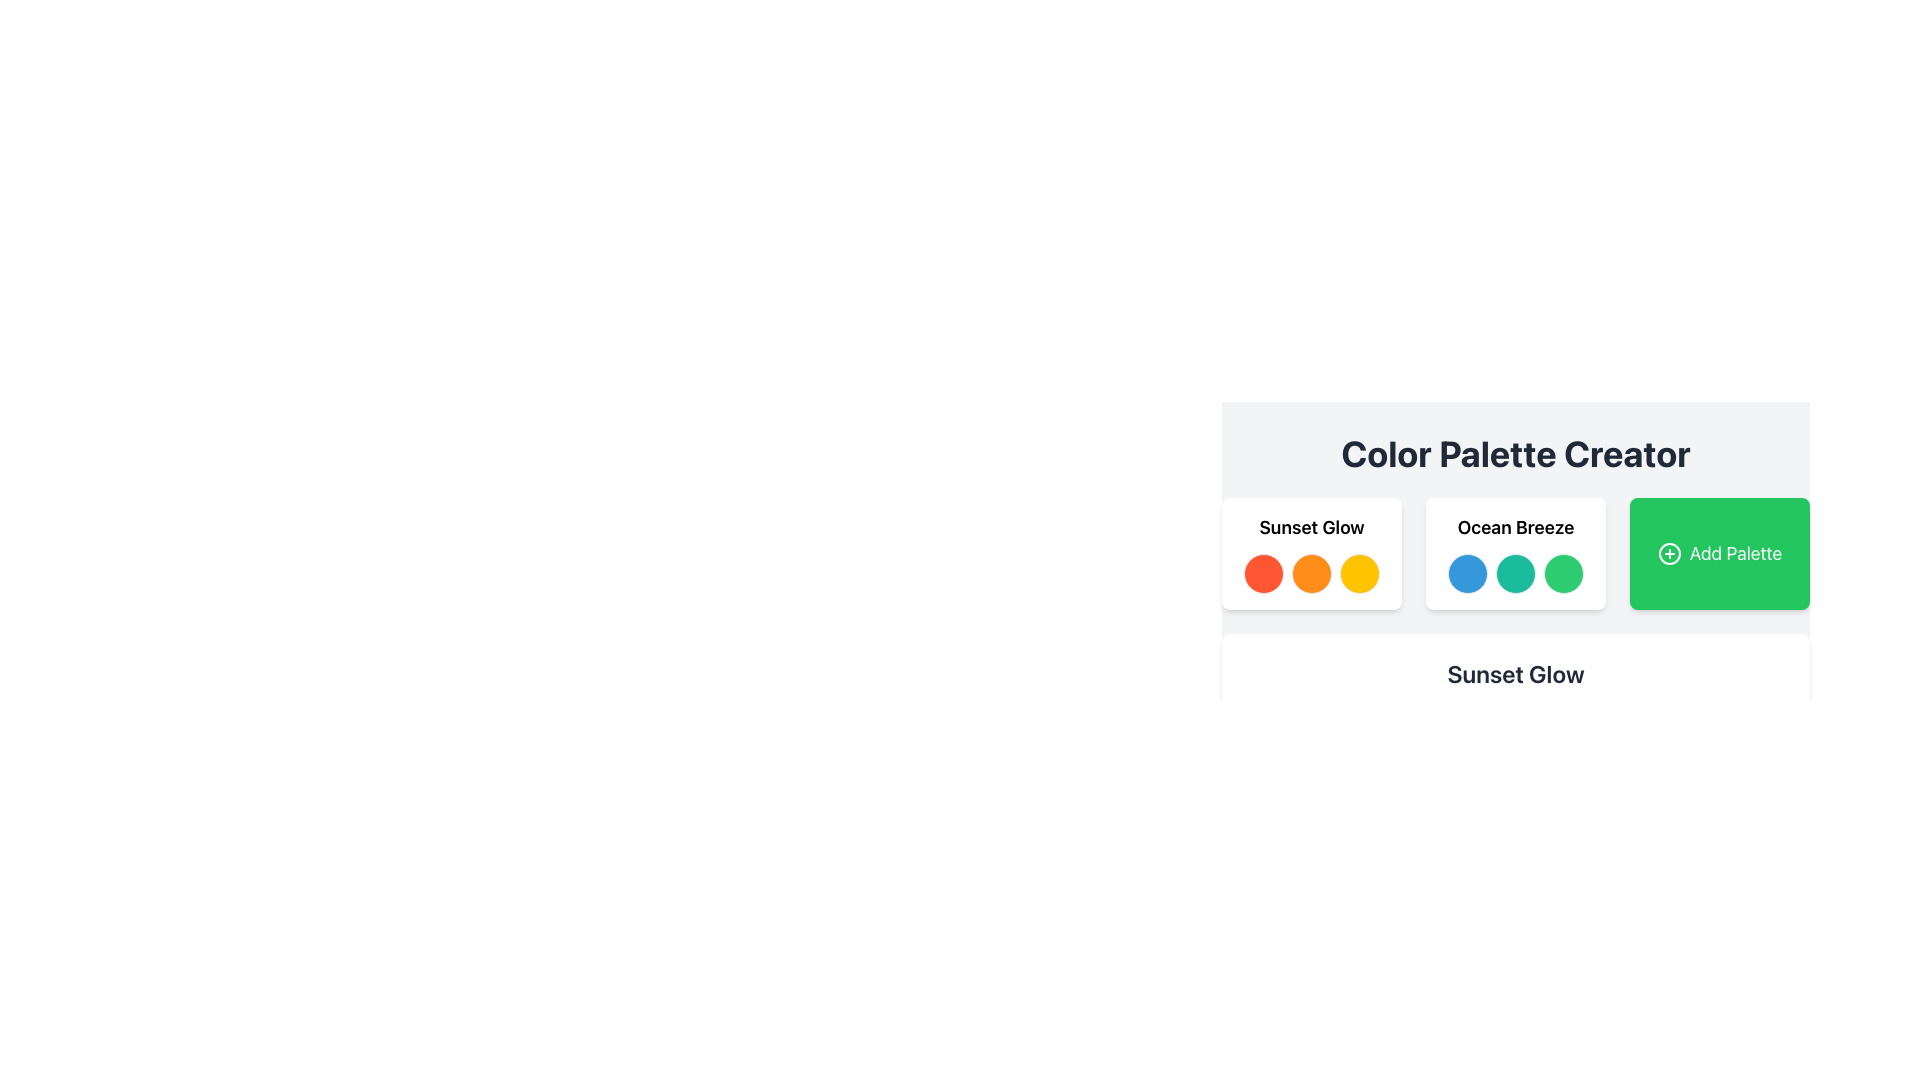 Image resolution: width=1920 pixels, height=1080 pixels. What do you see at coordinates (1516, 674) in the screenshot?
I see `the static text displaying the title 'Sunset Glow', which identifies the color palette within the 'Color Palette Creator' section` at bounding box center [1516, 674].